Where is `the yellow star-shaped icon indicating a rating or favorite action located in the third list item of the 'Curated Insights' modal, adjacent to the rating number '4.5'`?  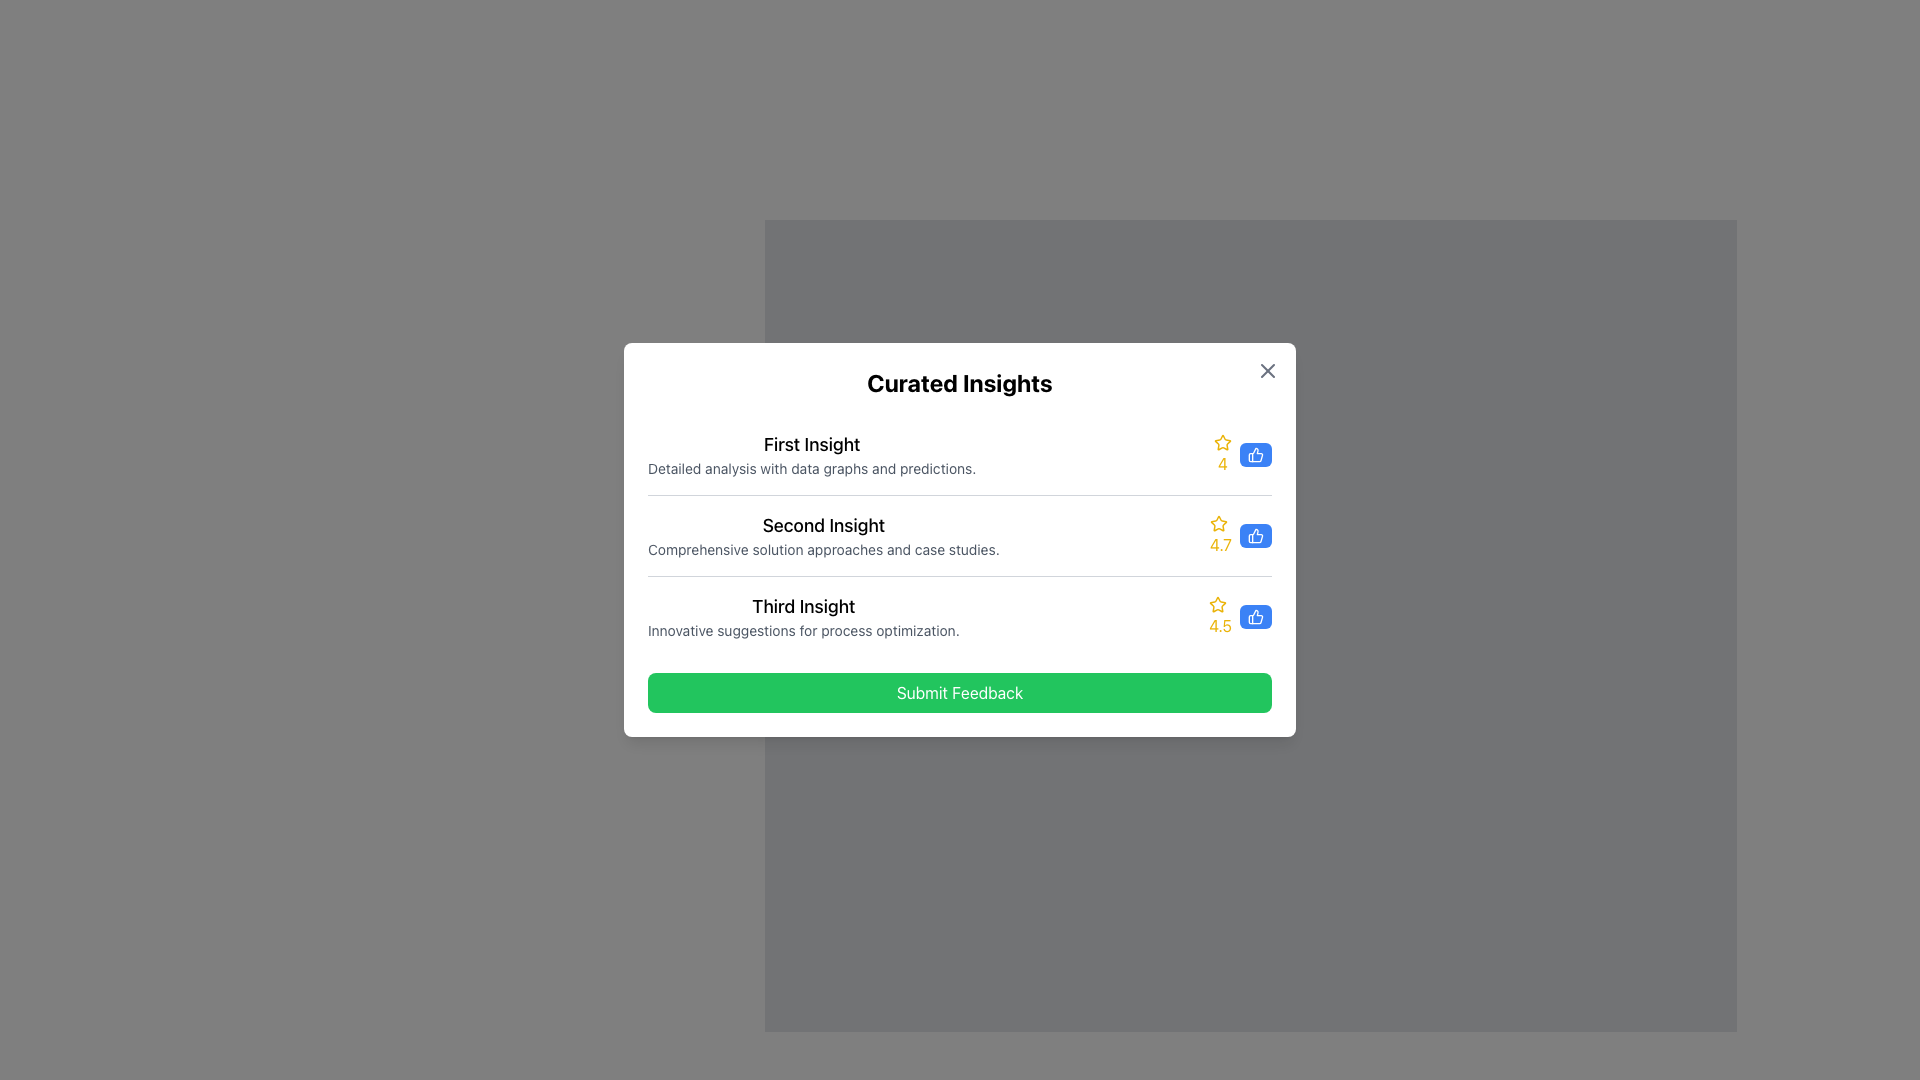
the yellow star-shaped icon indicating a rating or favorite action located in the third list item of the 'Curated Insights' modal, adjacent to the rating number '4.5' is located at coordinates (1217, 604).